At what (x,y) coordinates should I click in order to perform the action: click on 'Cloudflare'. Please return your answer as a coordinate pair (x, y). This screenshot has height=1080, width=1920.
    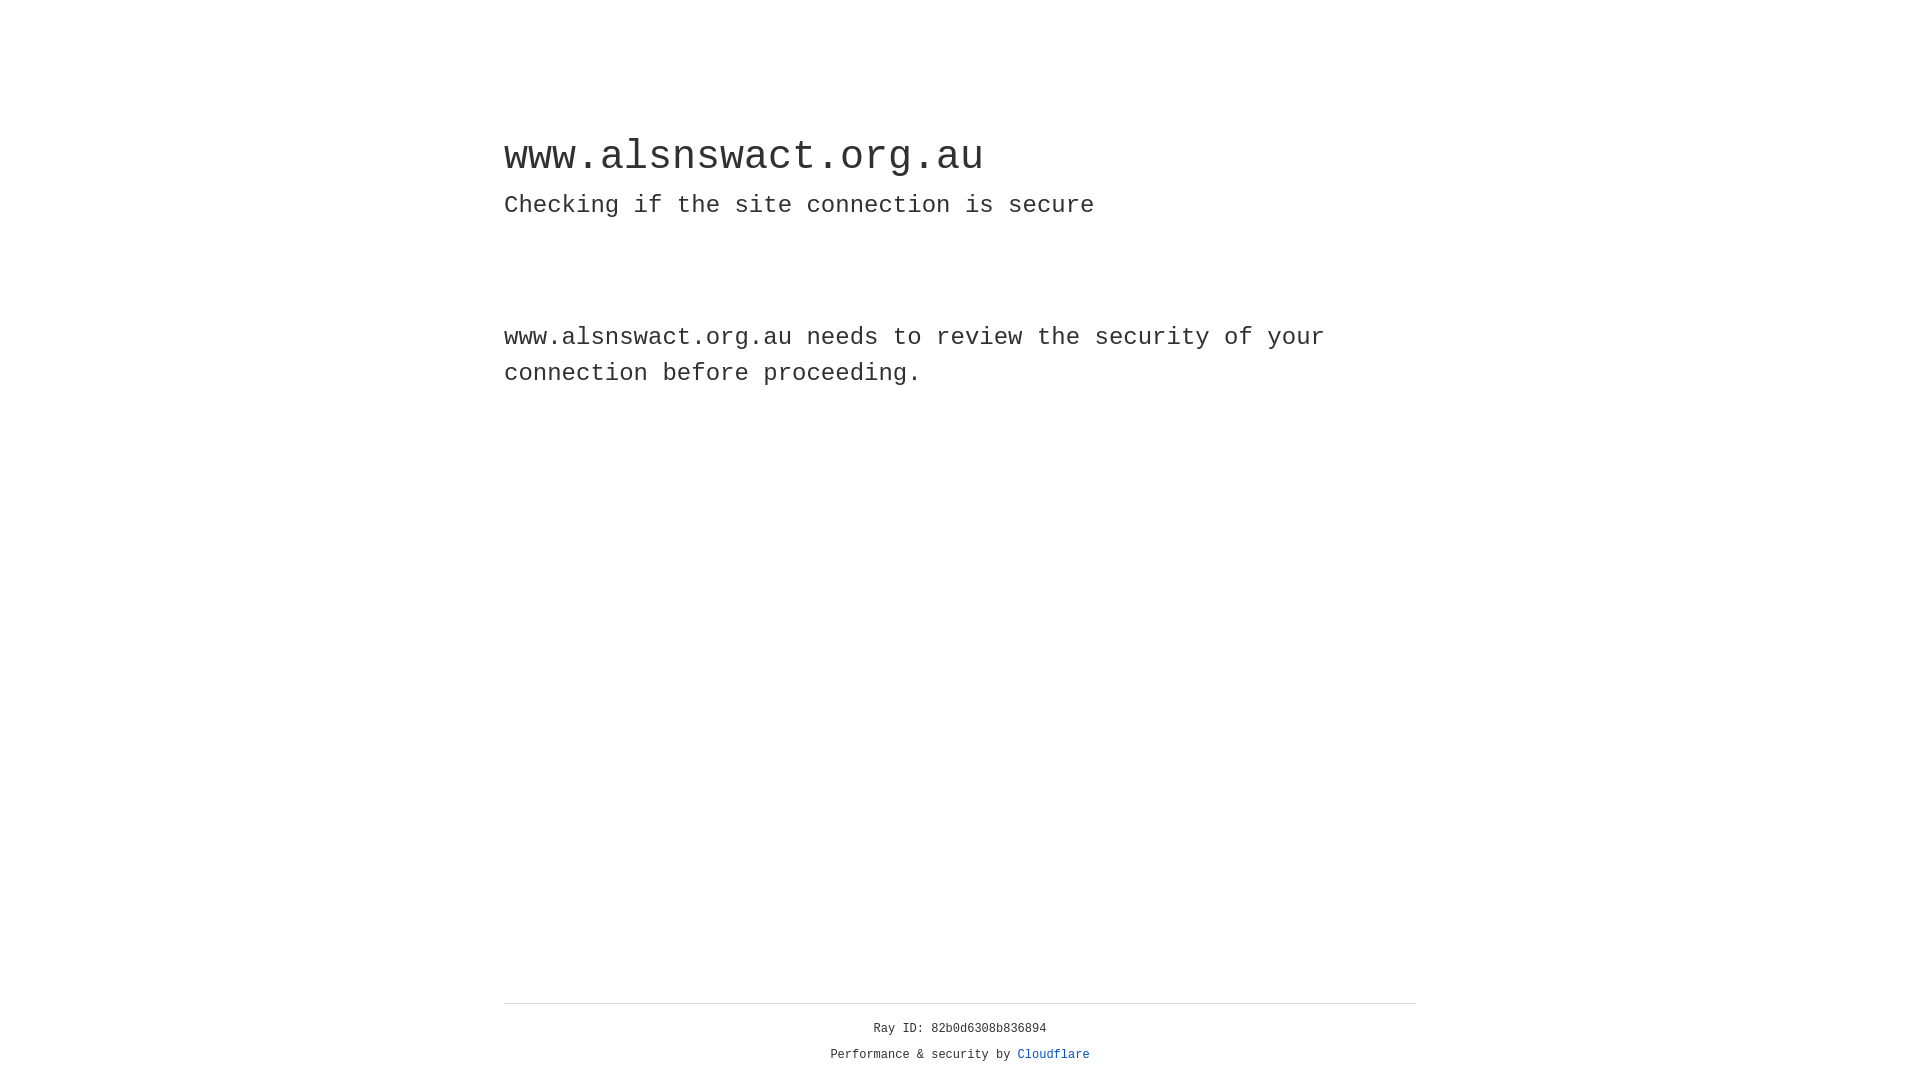
    Looking at the image, I should click on (1053, 1054).